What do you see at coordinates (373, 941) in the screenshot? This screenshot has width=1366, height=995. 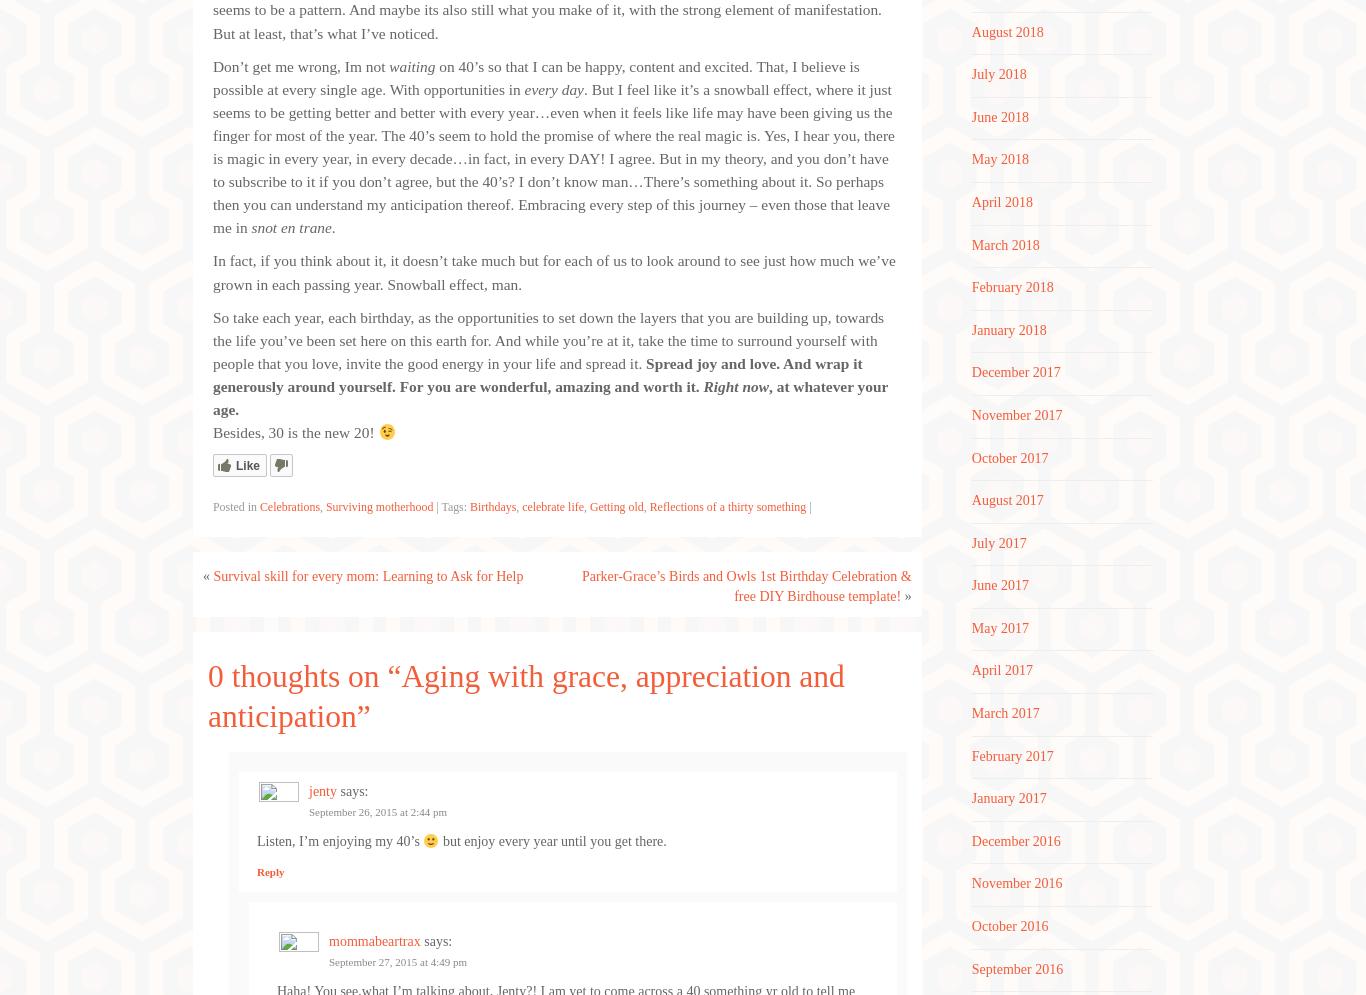 I see `'mommabeartrax'` at bounding box center [373, 941].